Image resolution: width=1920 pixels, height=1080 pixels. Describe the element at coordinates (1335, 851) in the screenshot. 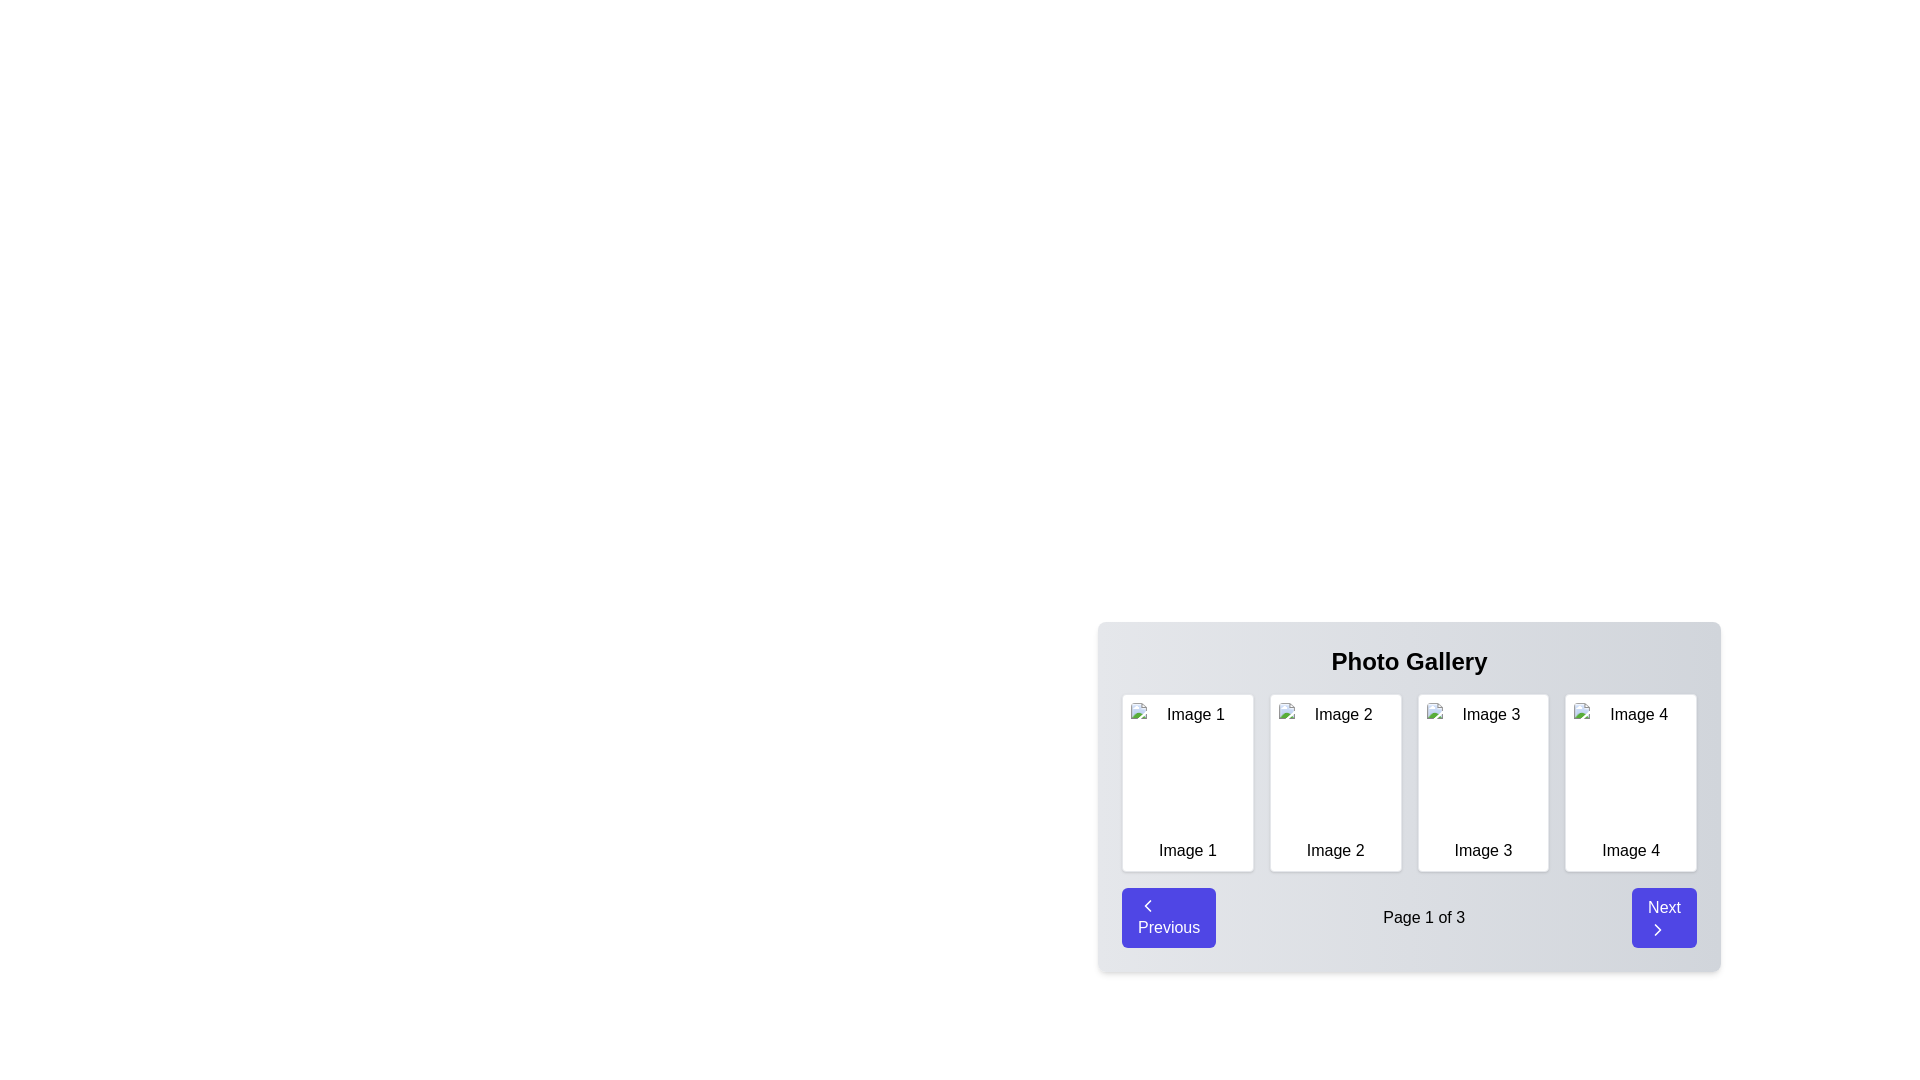

I see `the static text label displaying 'Image 2' at the bottom of the second card in the photo gallery layout` at that location.